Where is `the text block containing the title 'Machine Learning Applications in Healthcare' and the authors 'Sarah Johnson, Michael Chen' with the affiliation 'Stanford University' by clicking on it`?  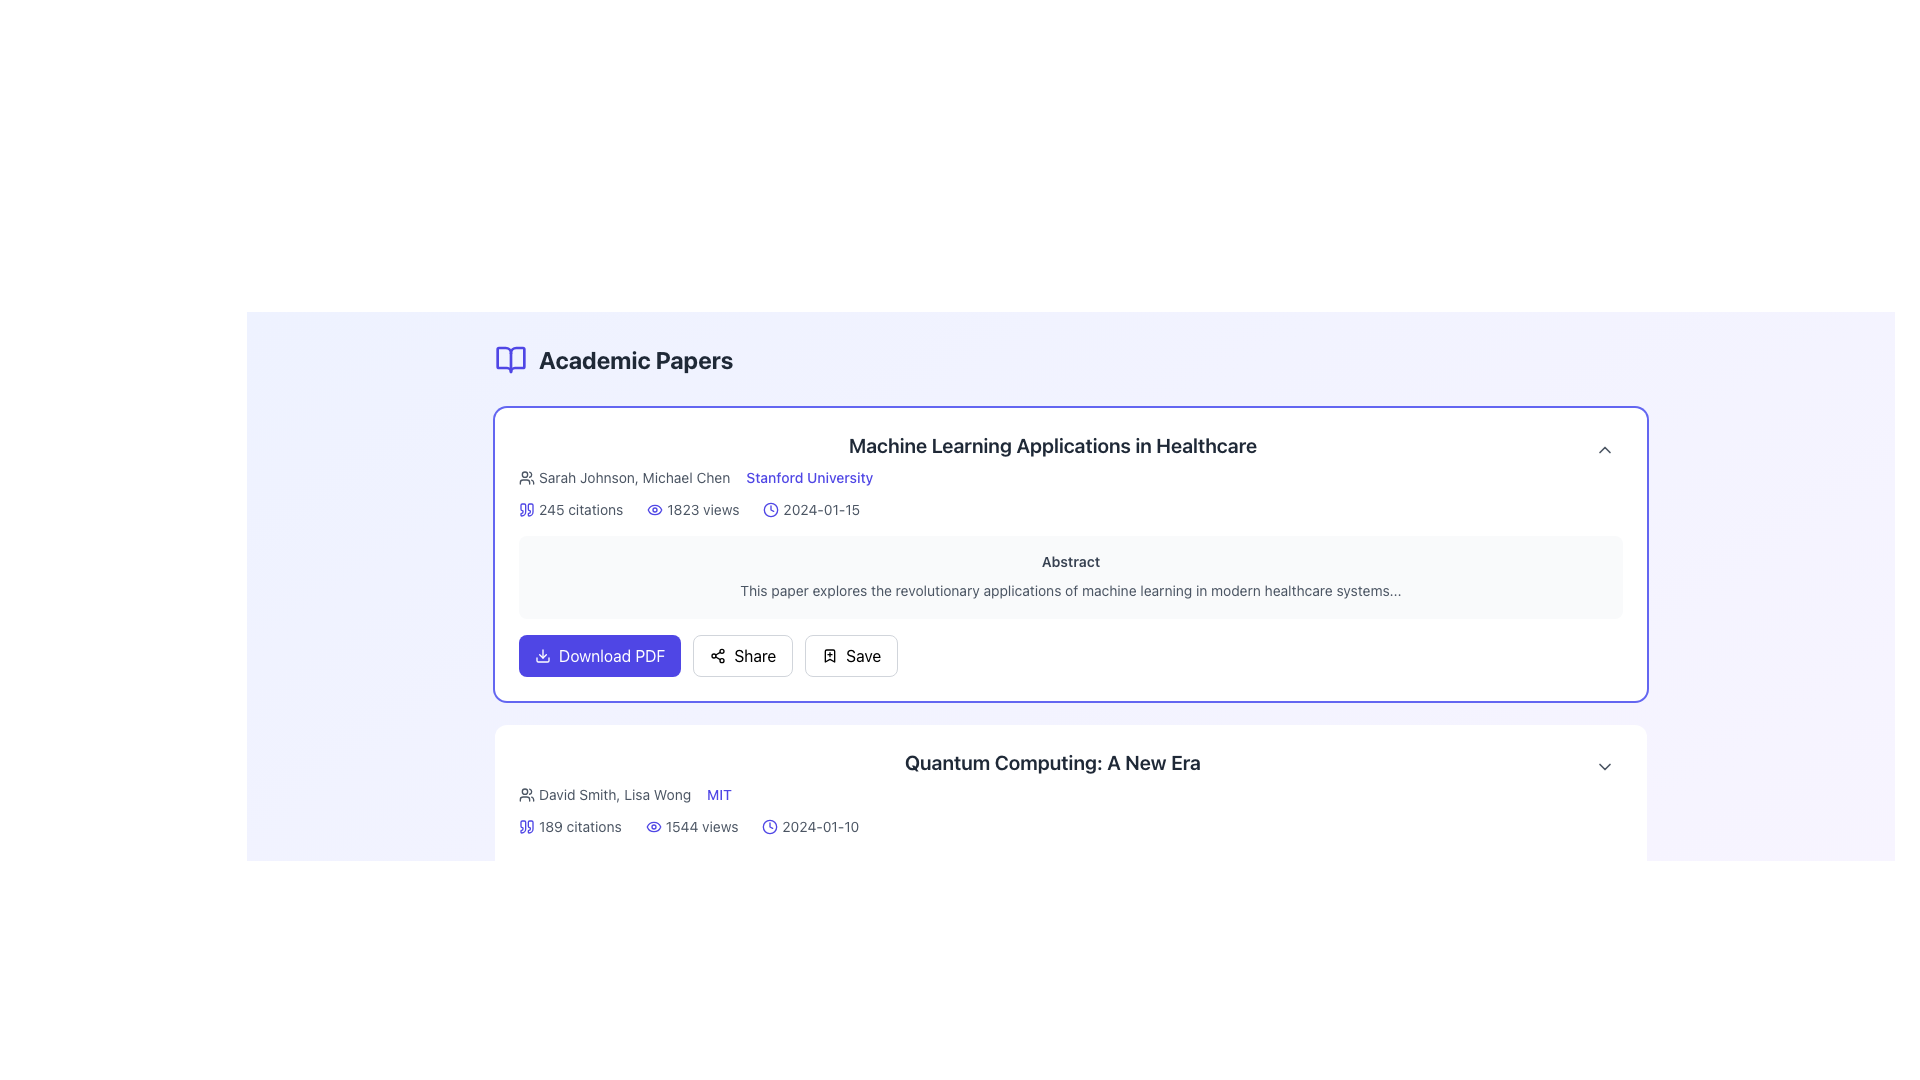 the text block containing the title 'Machine Learning Applications in Healthcare' and the authors 'Sarah Johnson, Michael Chen' with the affiliation 'Stanford University' by clicking on it is located at coordinates (1051, 466).